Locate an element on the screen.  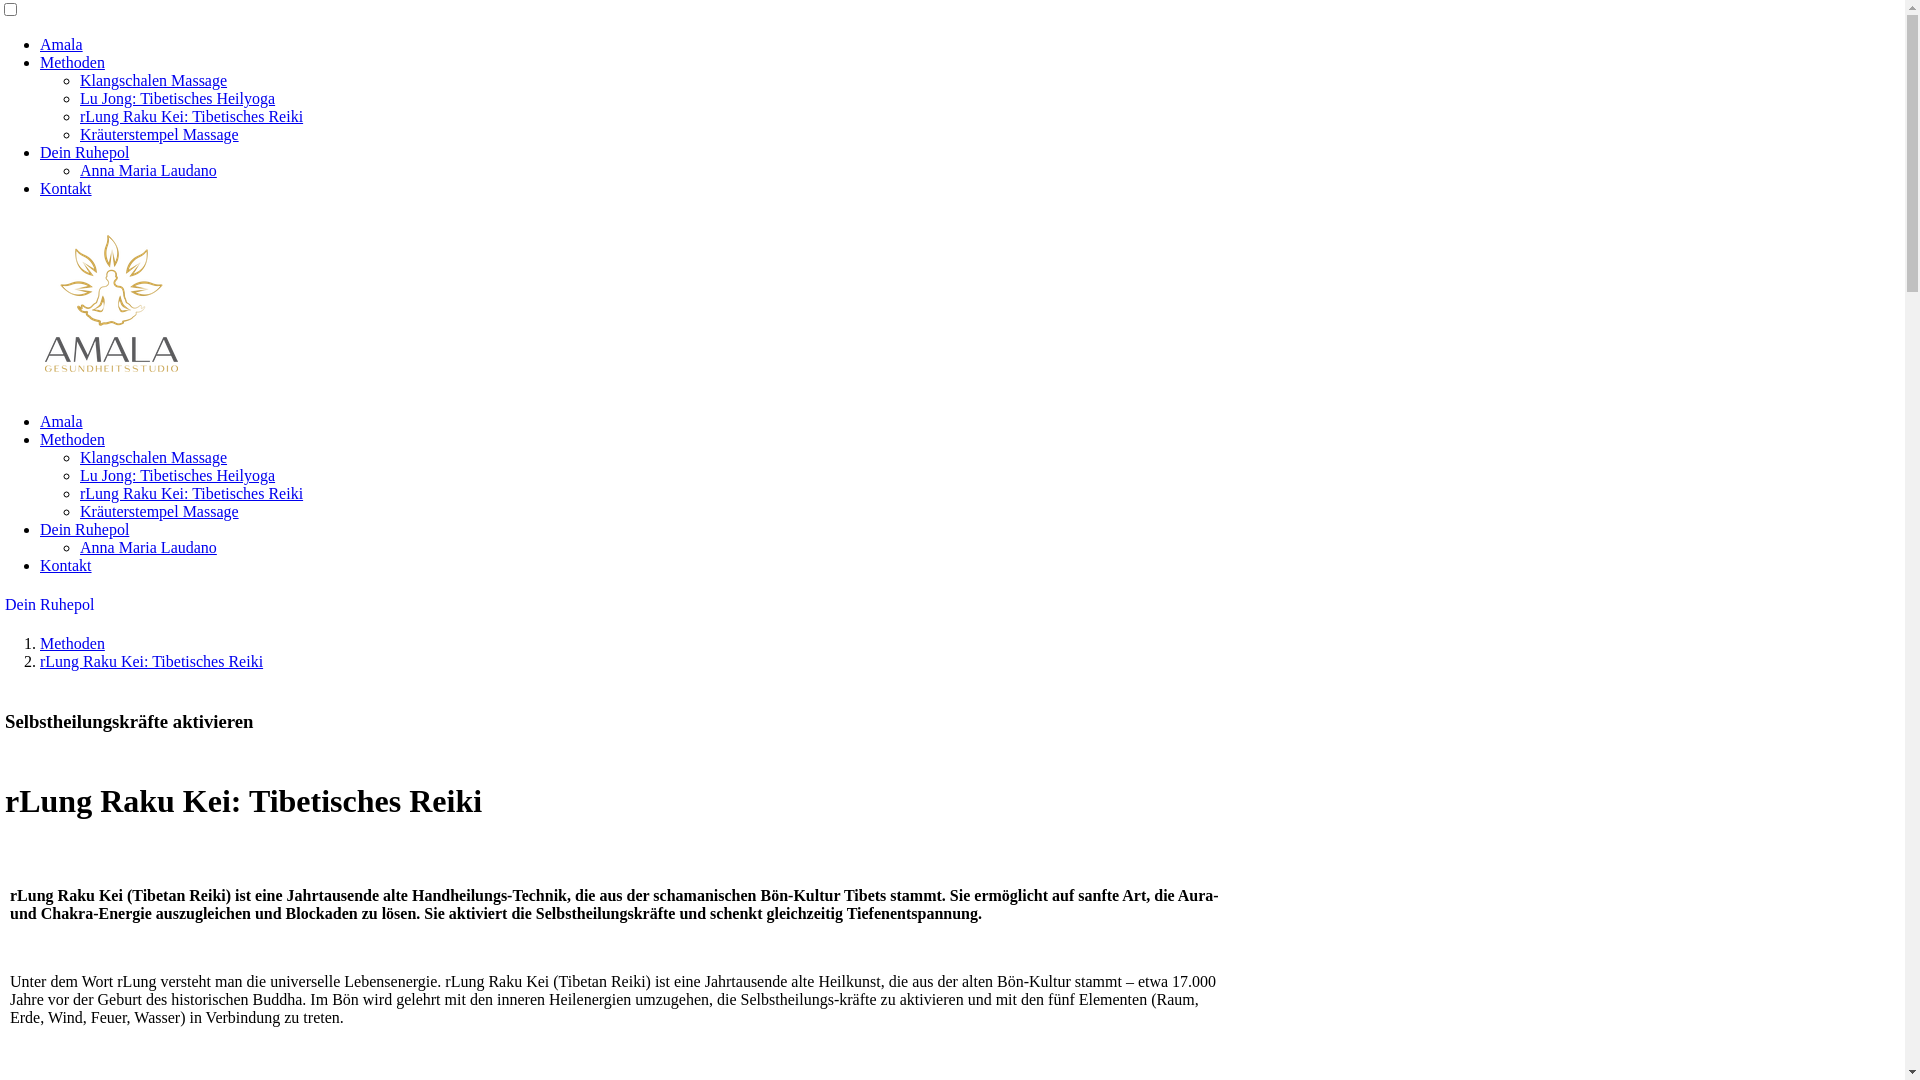
'Dein Ruhepol' is located at coordinates (39, 151).